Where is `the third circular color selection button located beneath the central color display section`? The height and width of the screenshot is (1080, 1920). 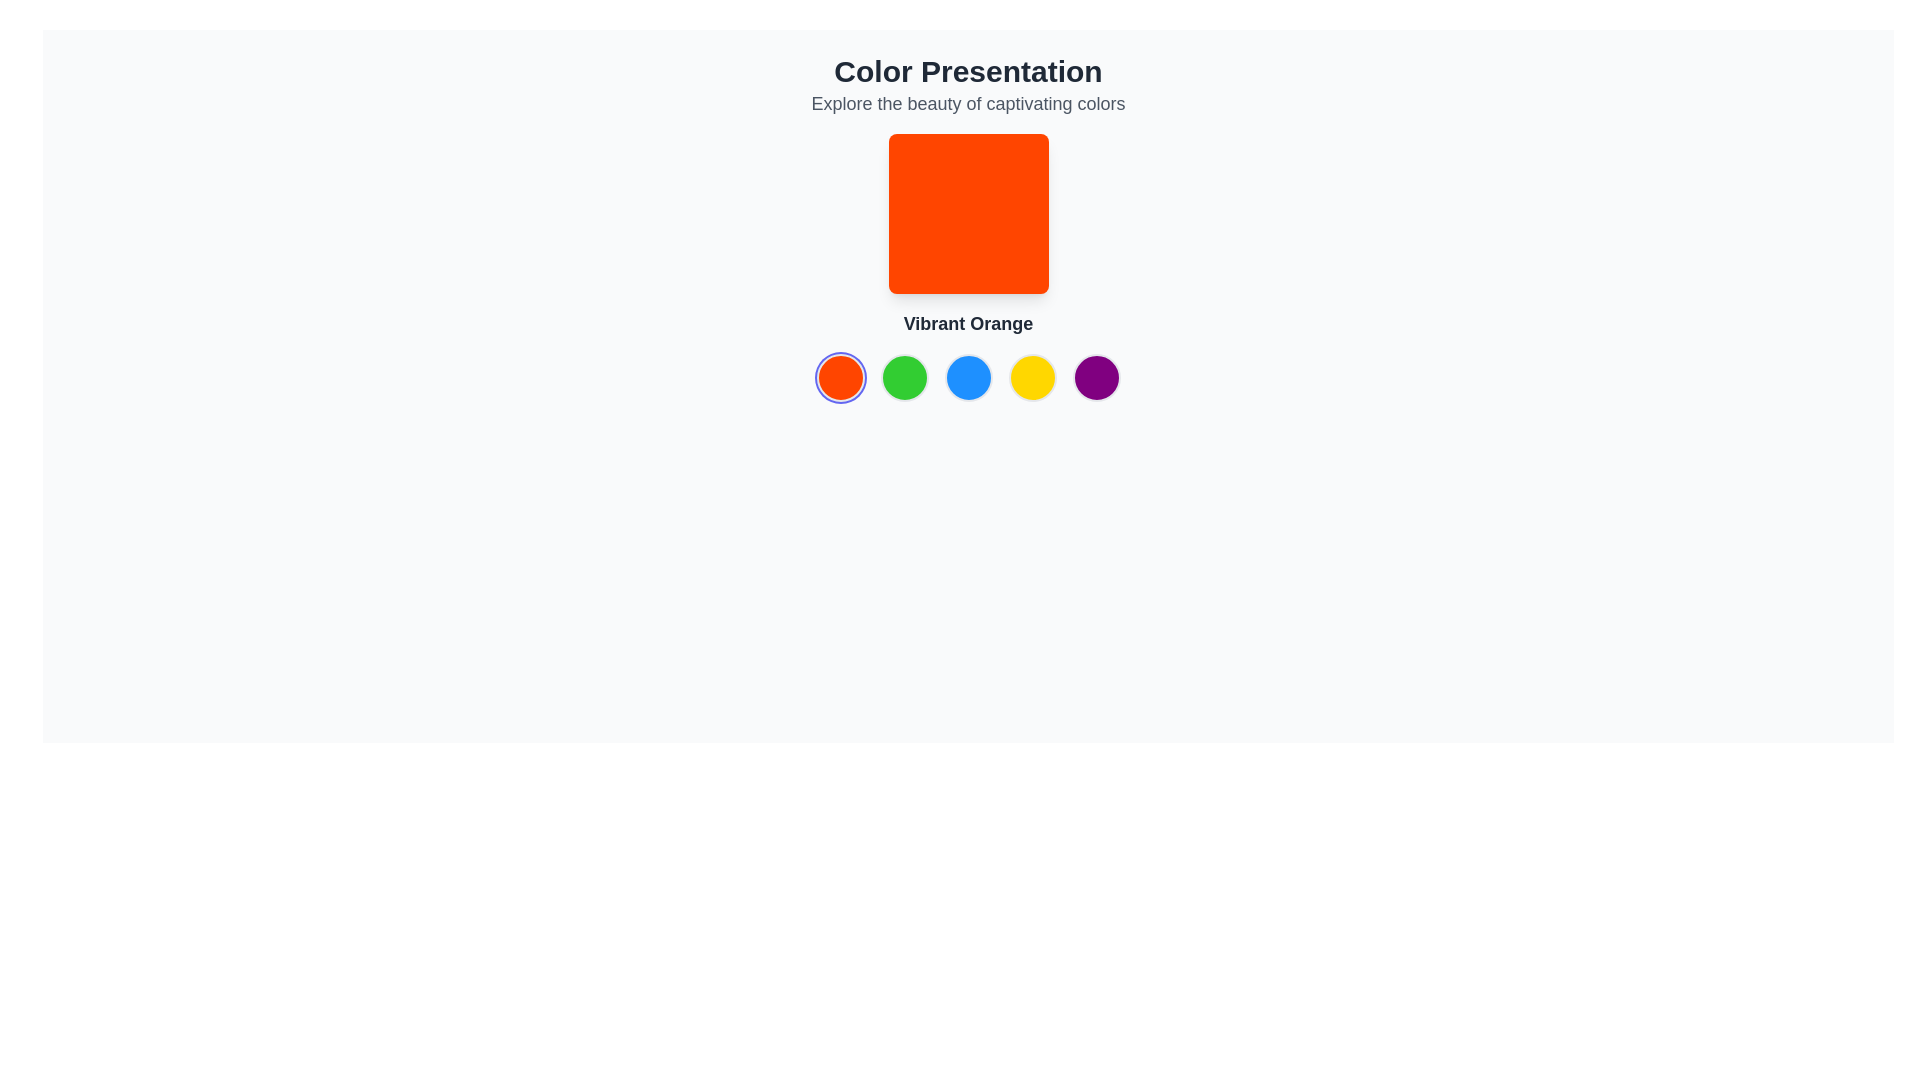 the third circular color selection button located beneath the central color display section is located at coordinates (968, 378).